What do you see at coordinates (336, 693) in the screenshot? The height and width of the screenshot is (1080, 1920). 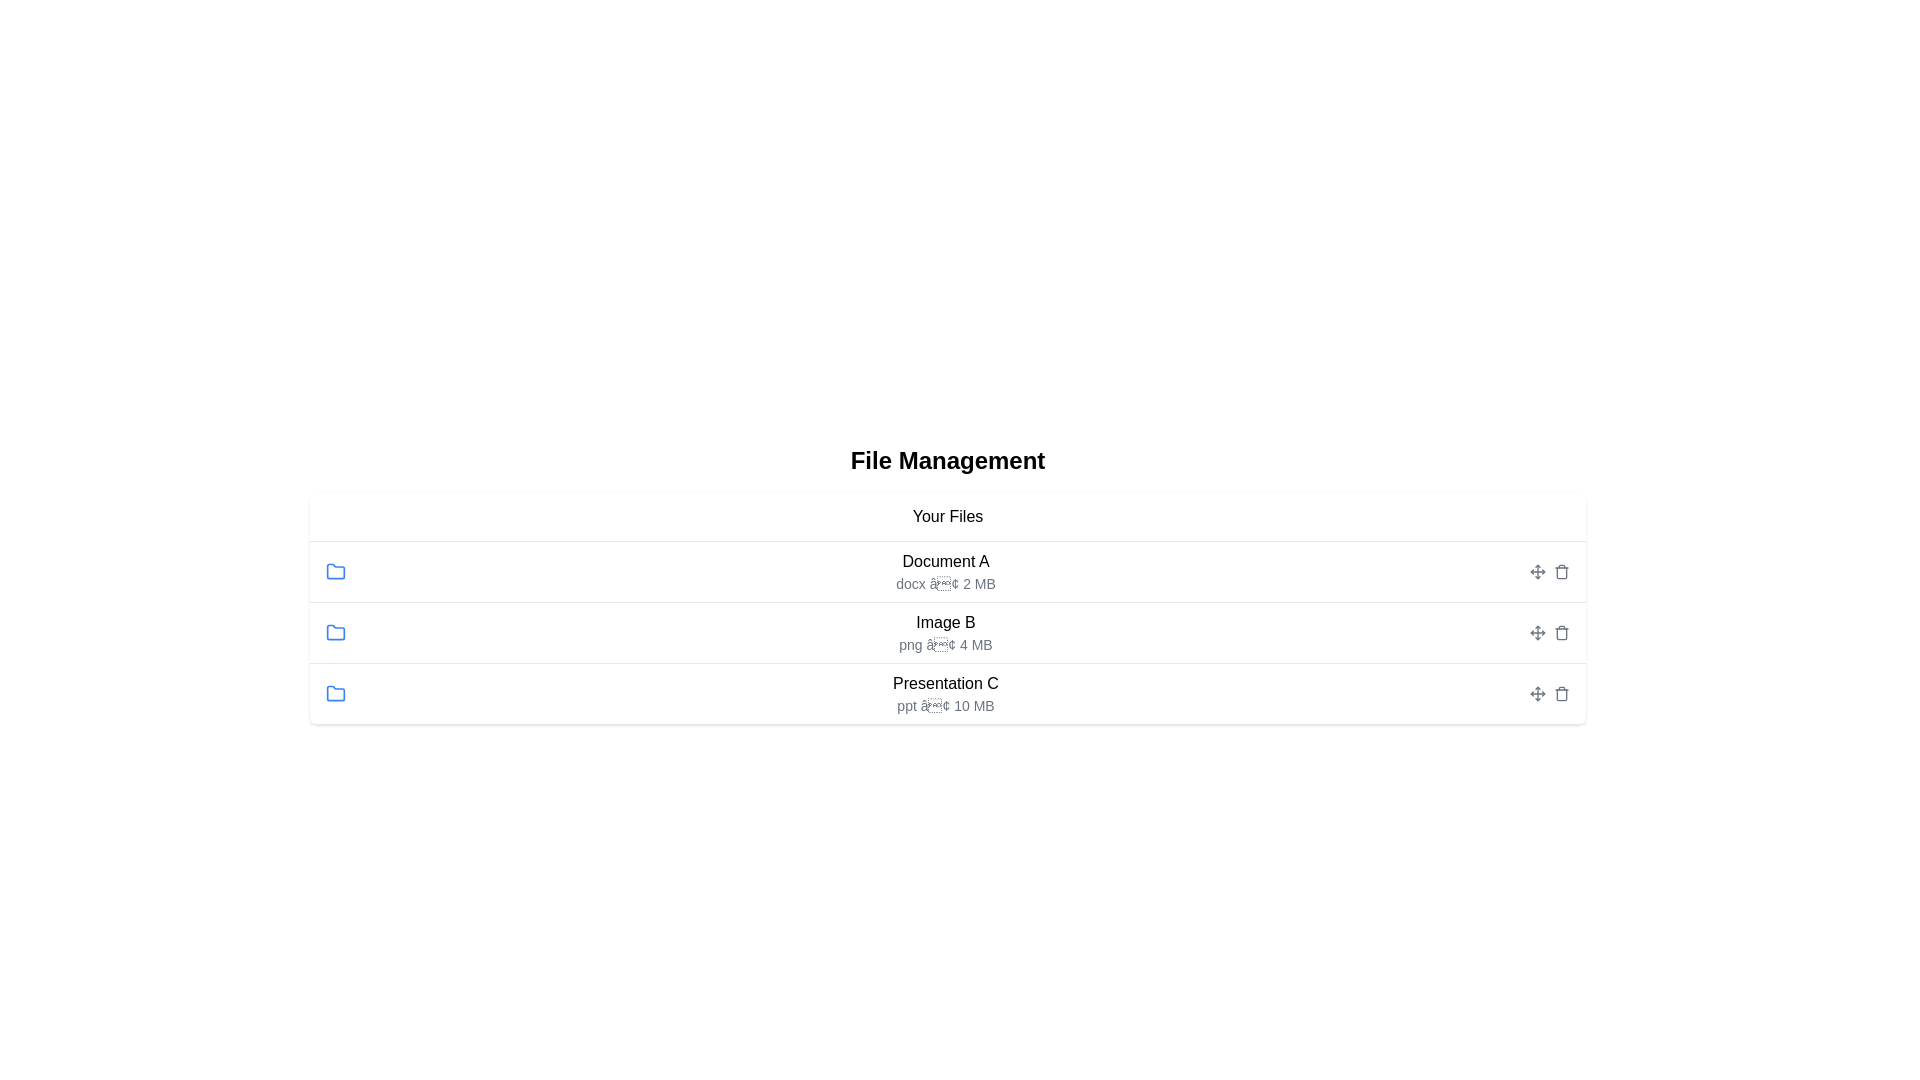 I see `the folder icon representing the file 'Presentation Cppt'` at bounding box center [336, 693].